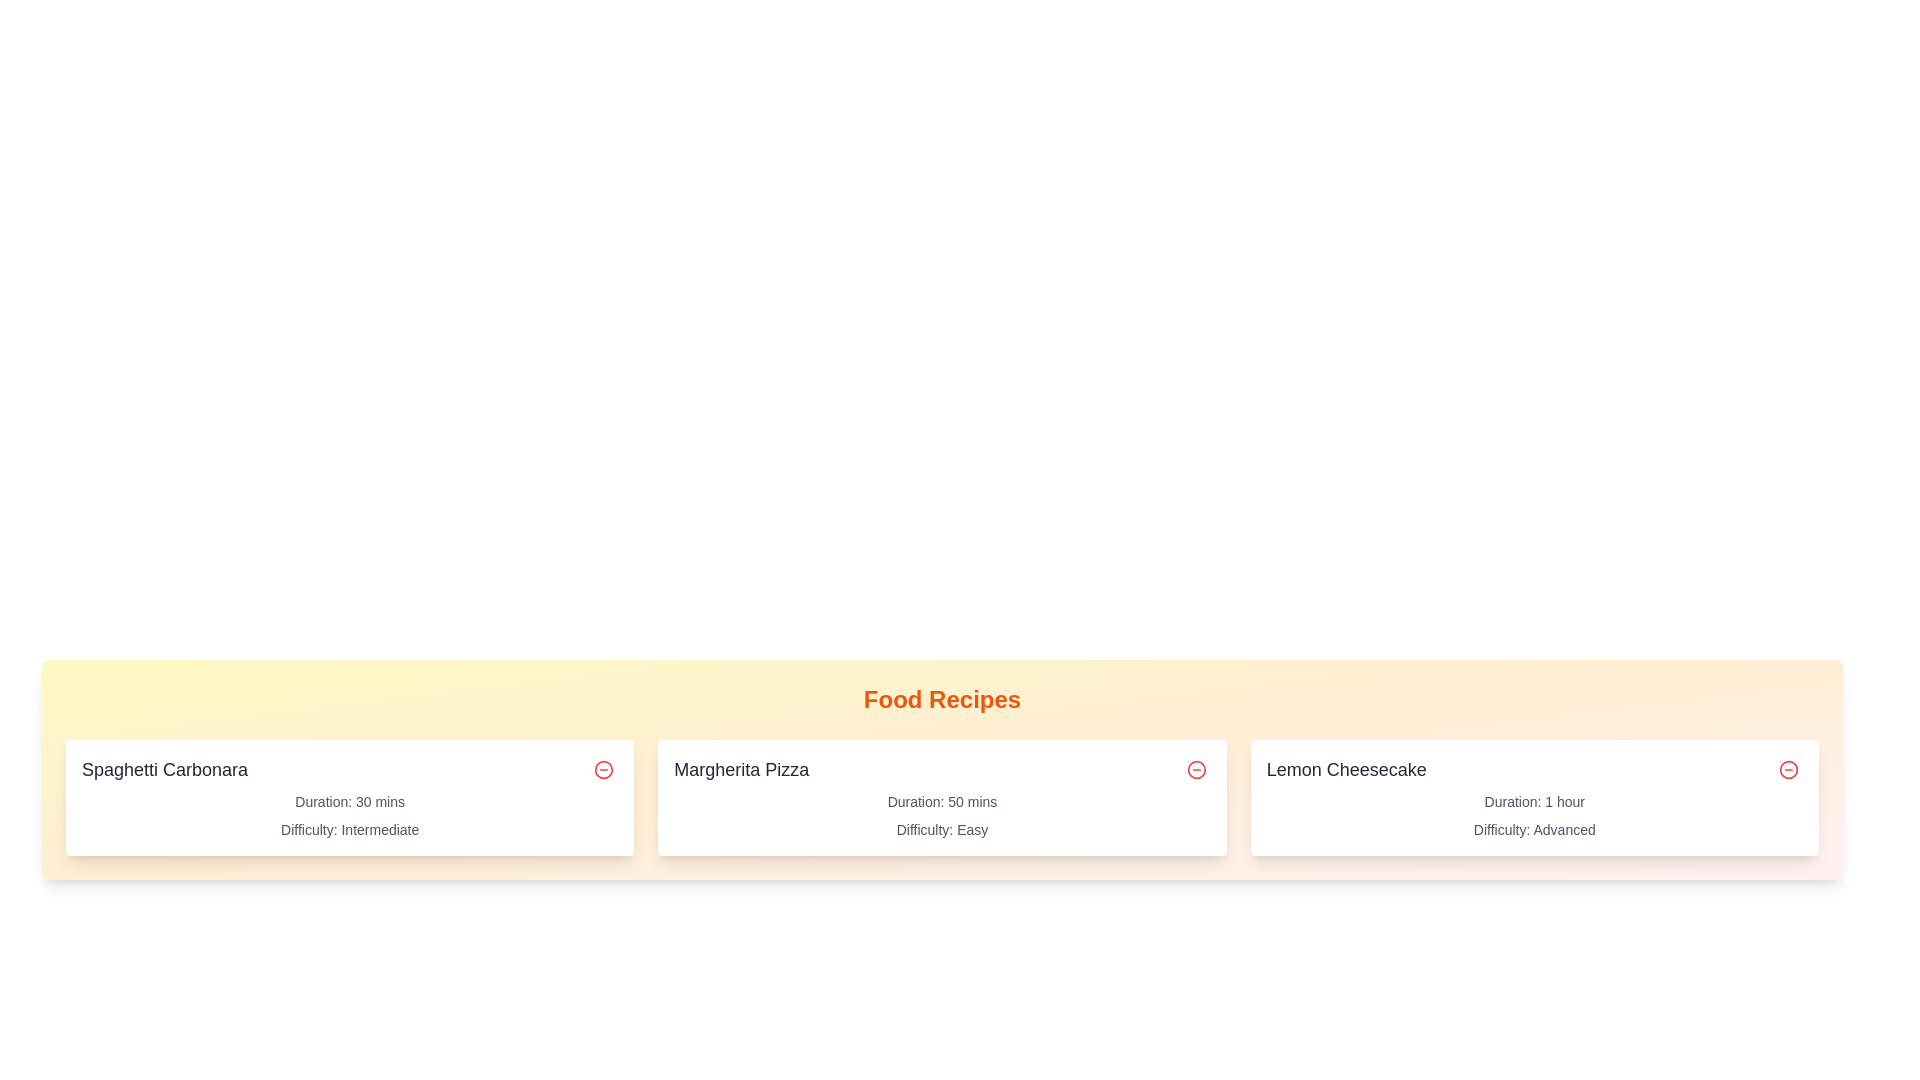  I want to click on the duration display label located in the middle recipe card under 'Margherita Pizza' heading and above 'Difficulty: Easy' text, so click(941, 801).